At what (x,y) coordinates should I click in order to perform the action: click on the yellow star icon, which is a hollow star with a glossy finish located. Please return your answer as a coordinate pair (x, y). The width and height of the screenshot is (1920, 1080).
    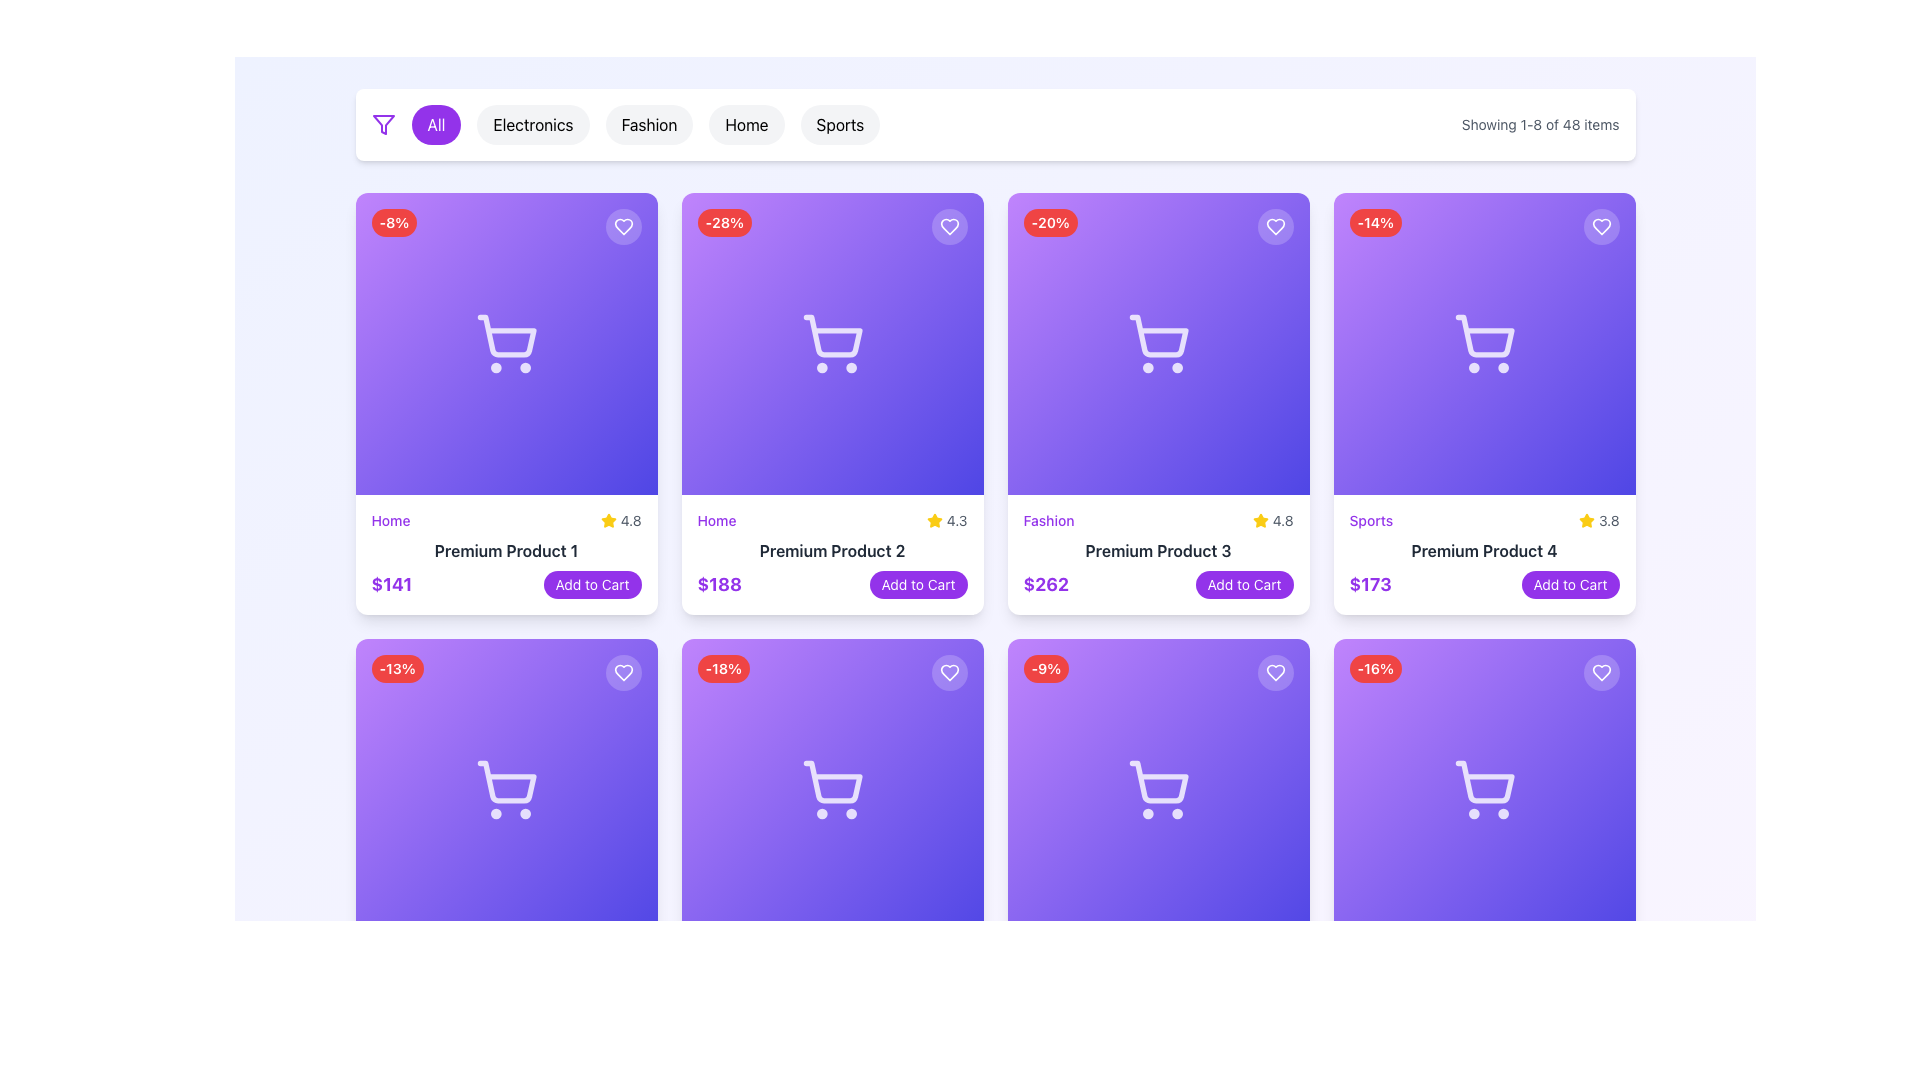
    Looking at the image, I should click on (607, 519).